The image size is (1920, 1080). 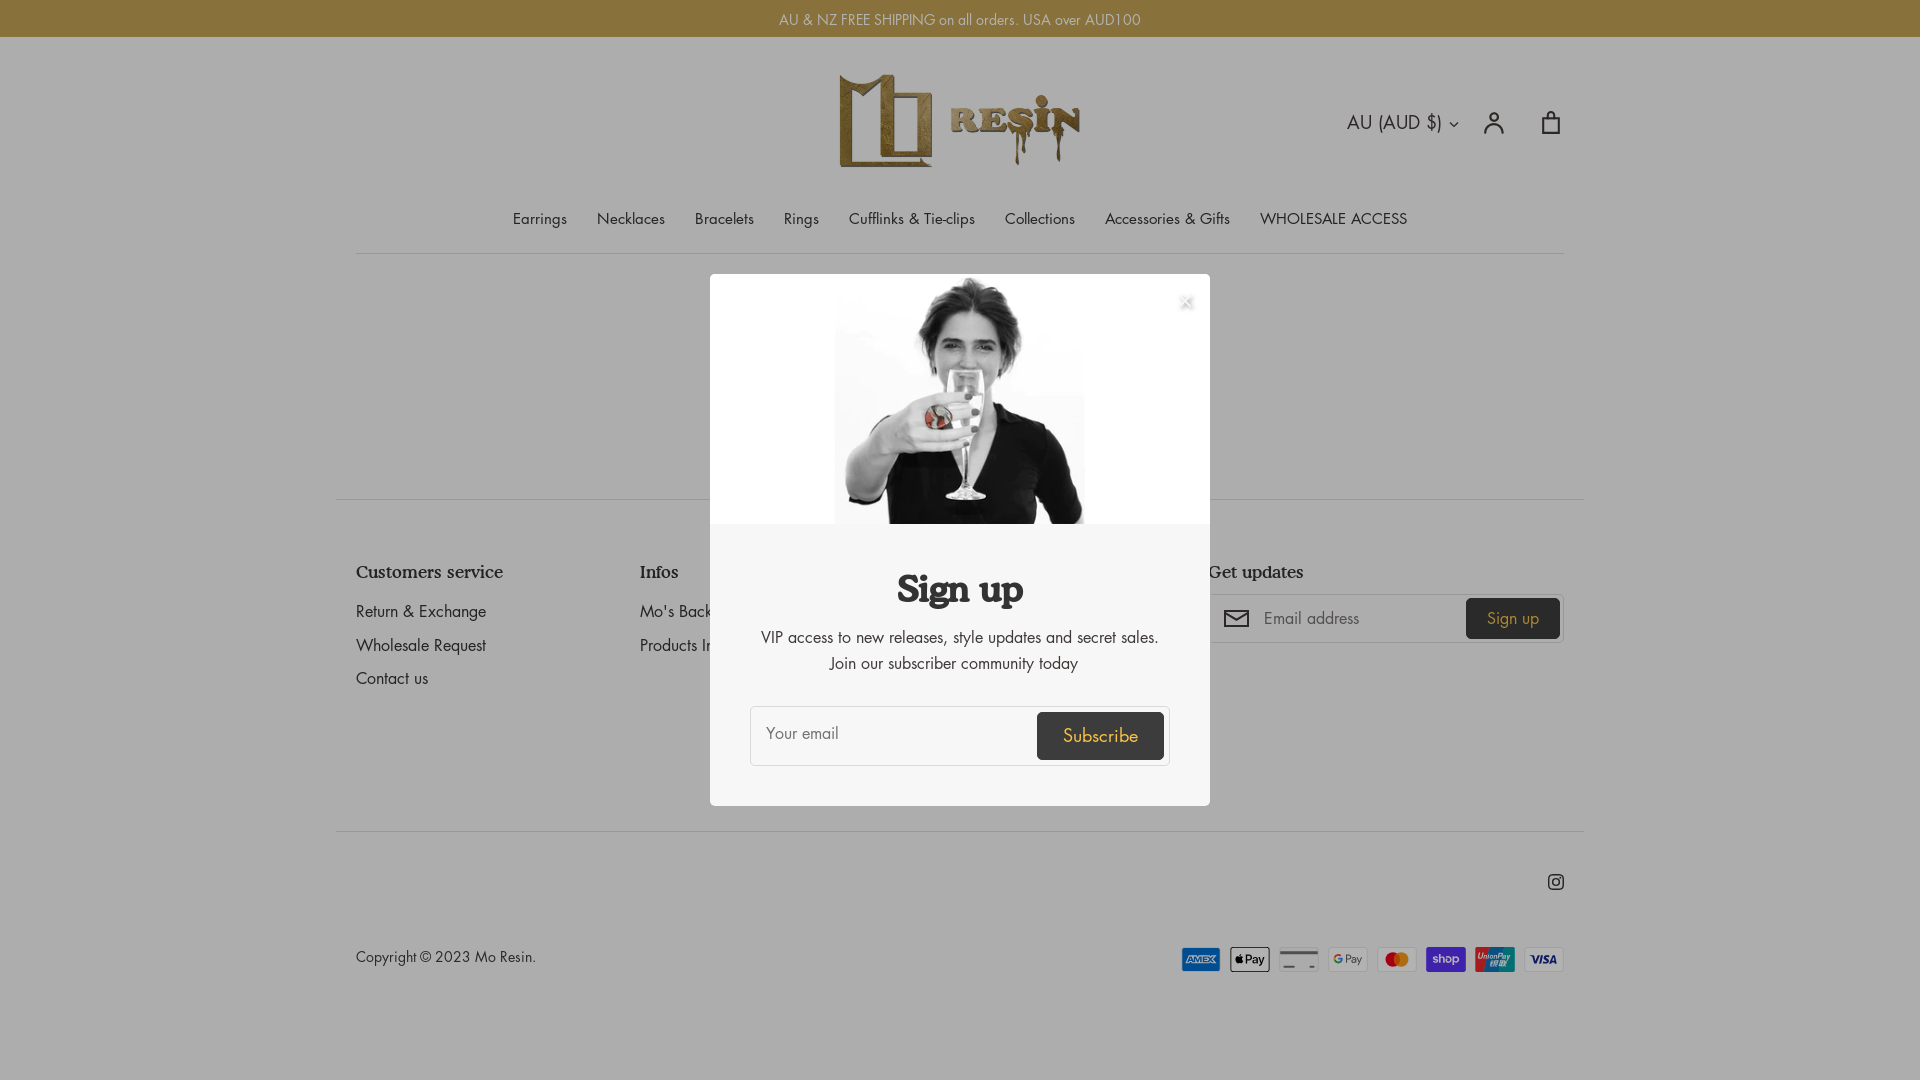 What do you see at coordinates (801, 218) in the screenshot?
I see `'Rings'` at bounding box center [801, 218].